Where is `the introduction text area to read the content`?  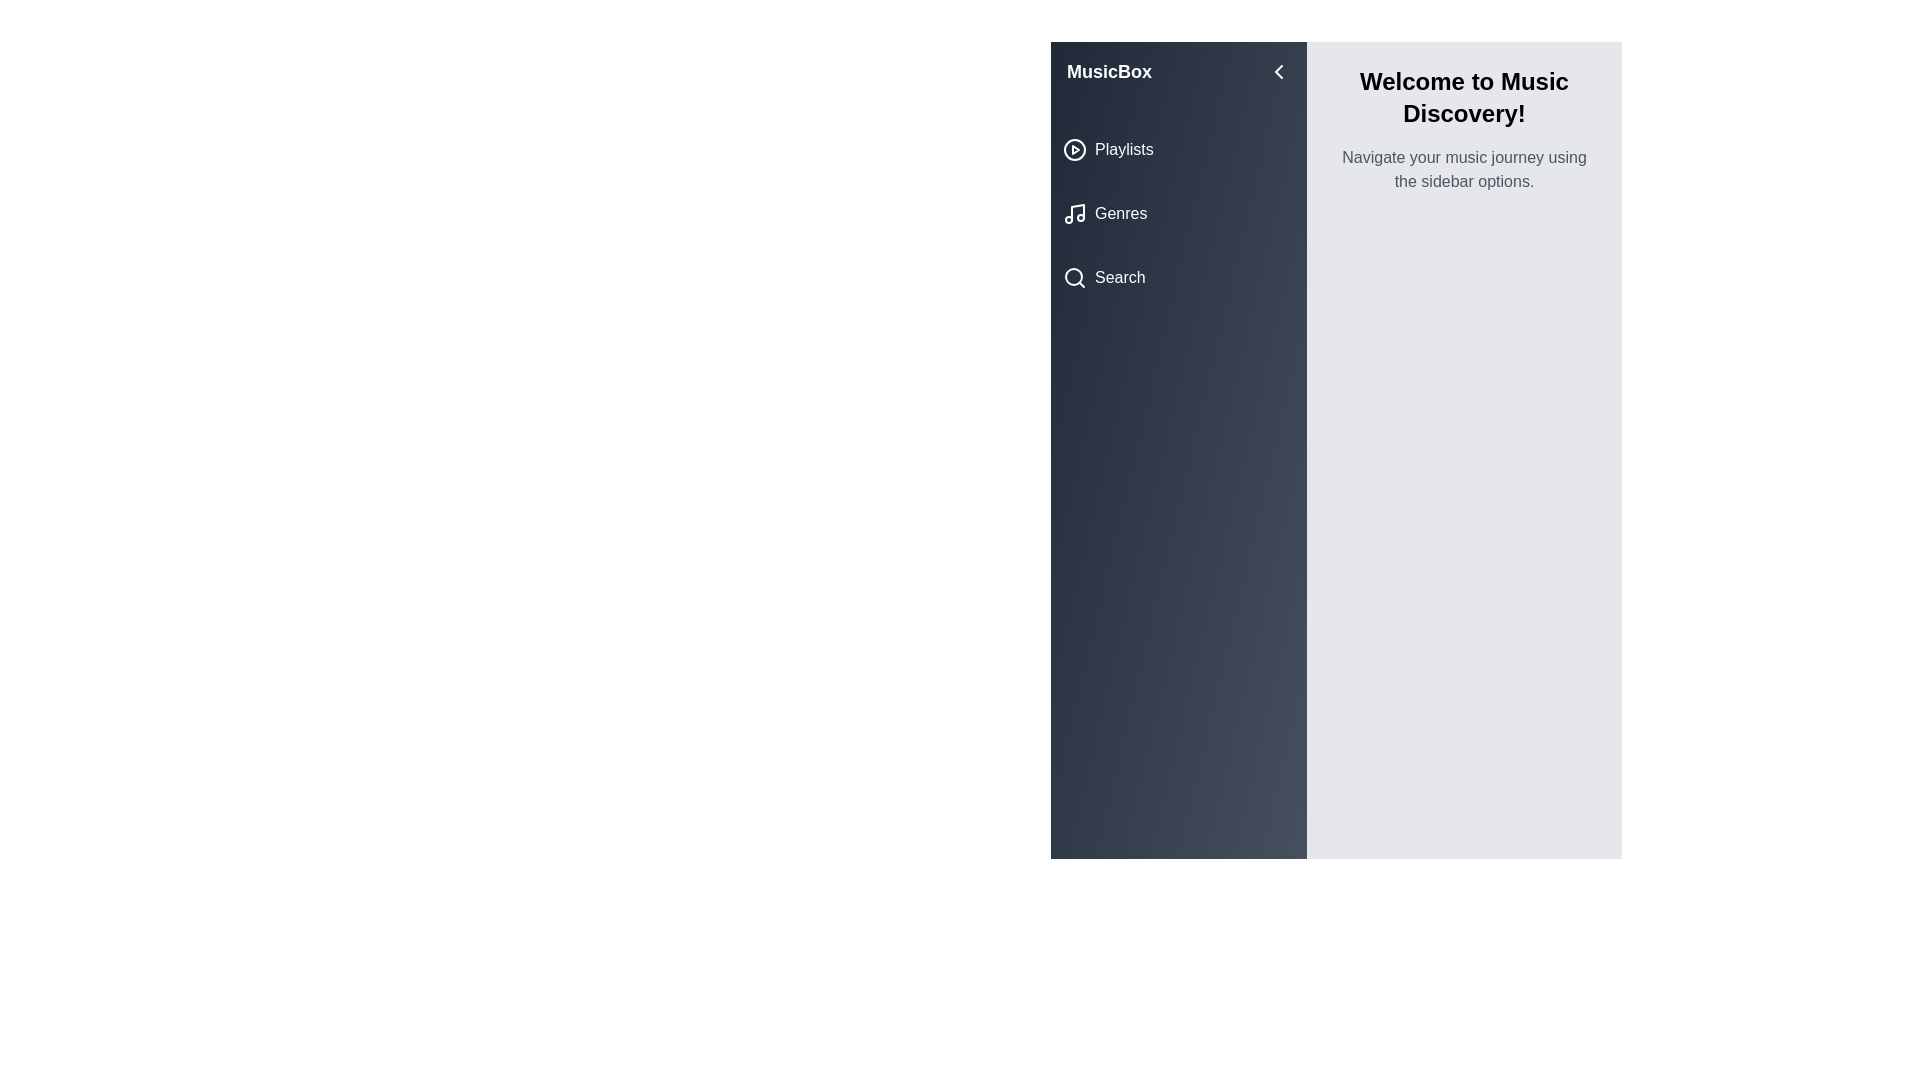
the introduction text area to read the content is located at coordinates (1464, 130).